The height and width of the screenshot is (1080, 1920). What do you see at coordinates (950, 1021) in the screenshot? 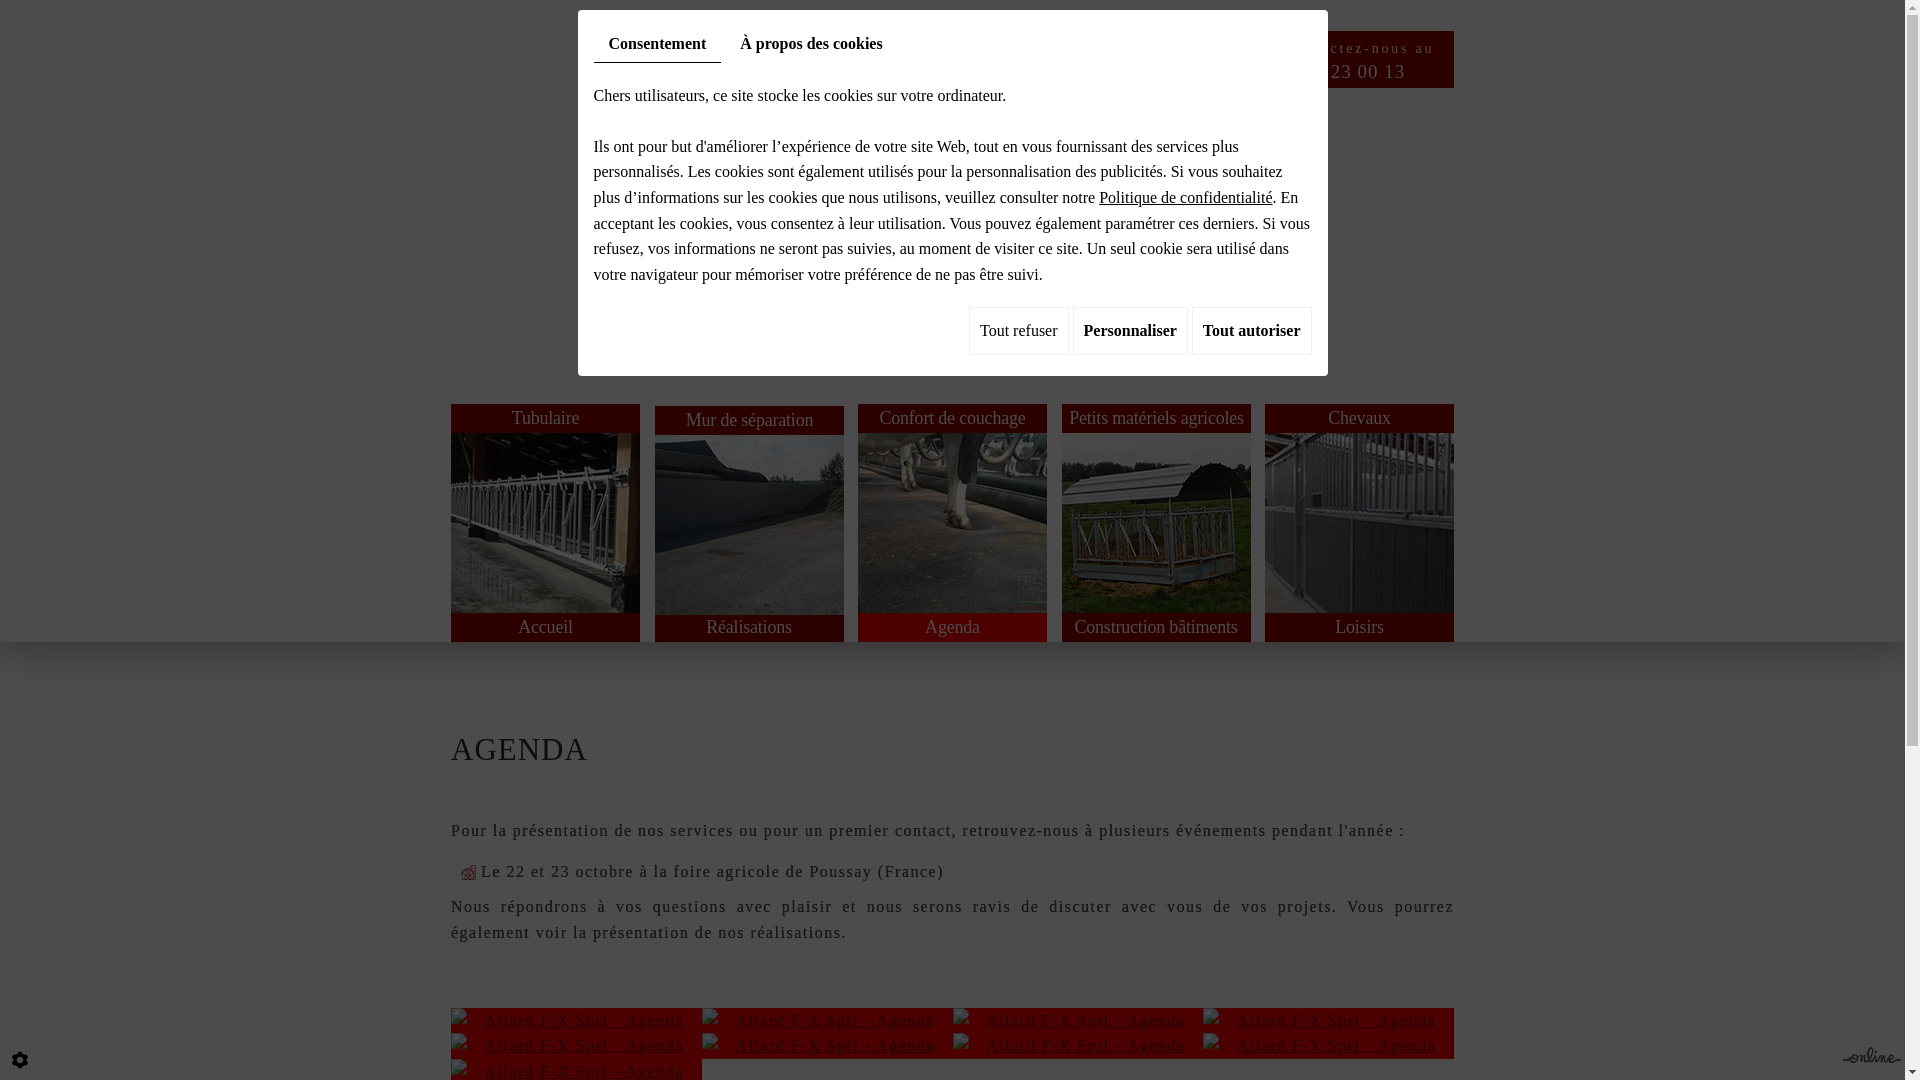
I see `'Allard F-X Sprl -  Agenda Agribex'` at bounding box center [950, 1021].